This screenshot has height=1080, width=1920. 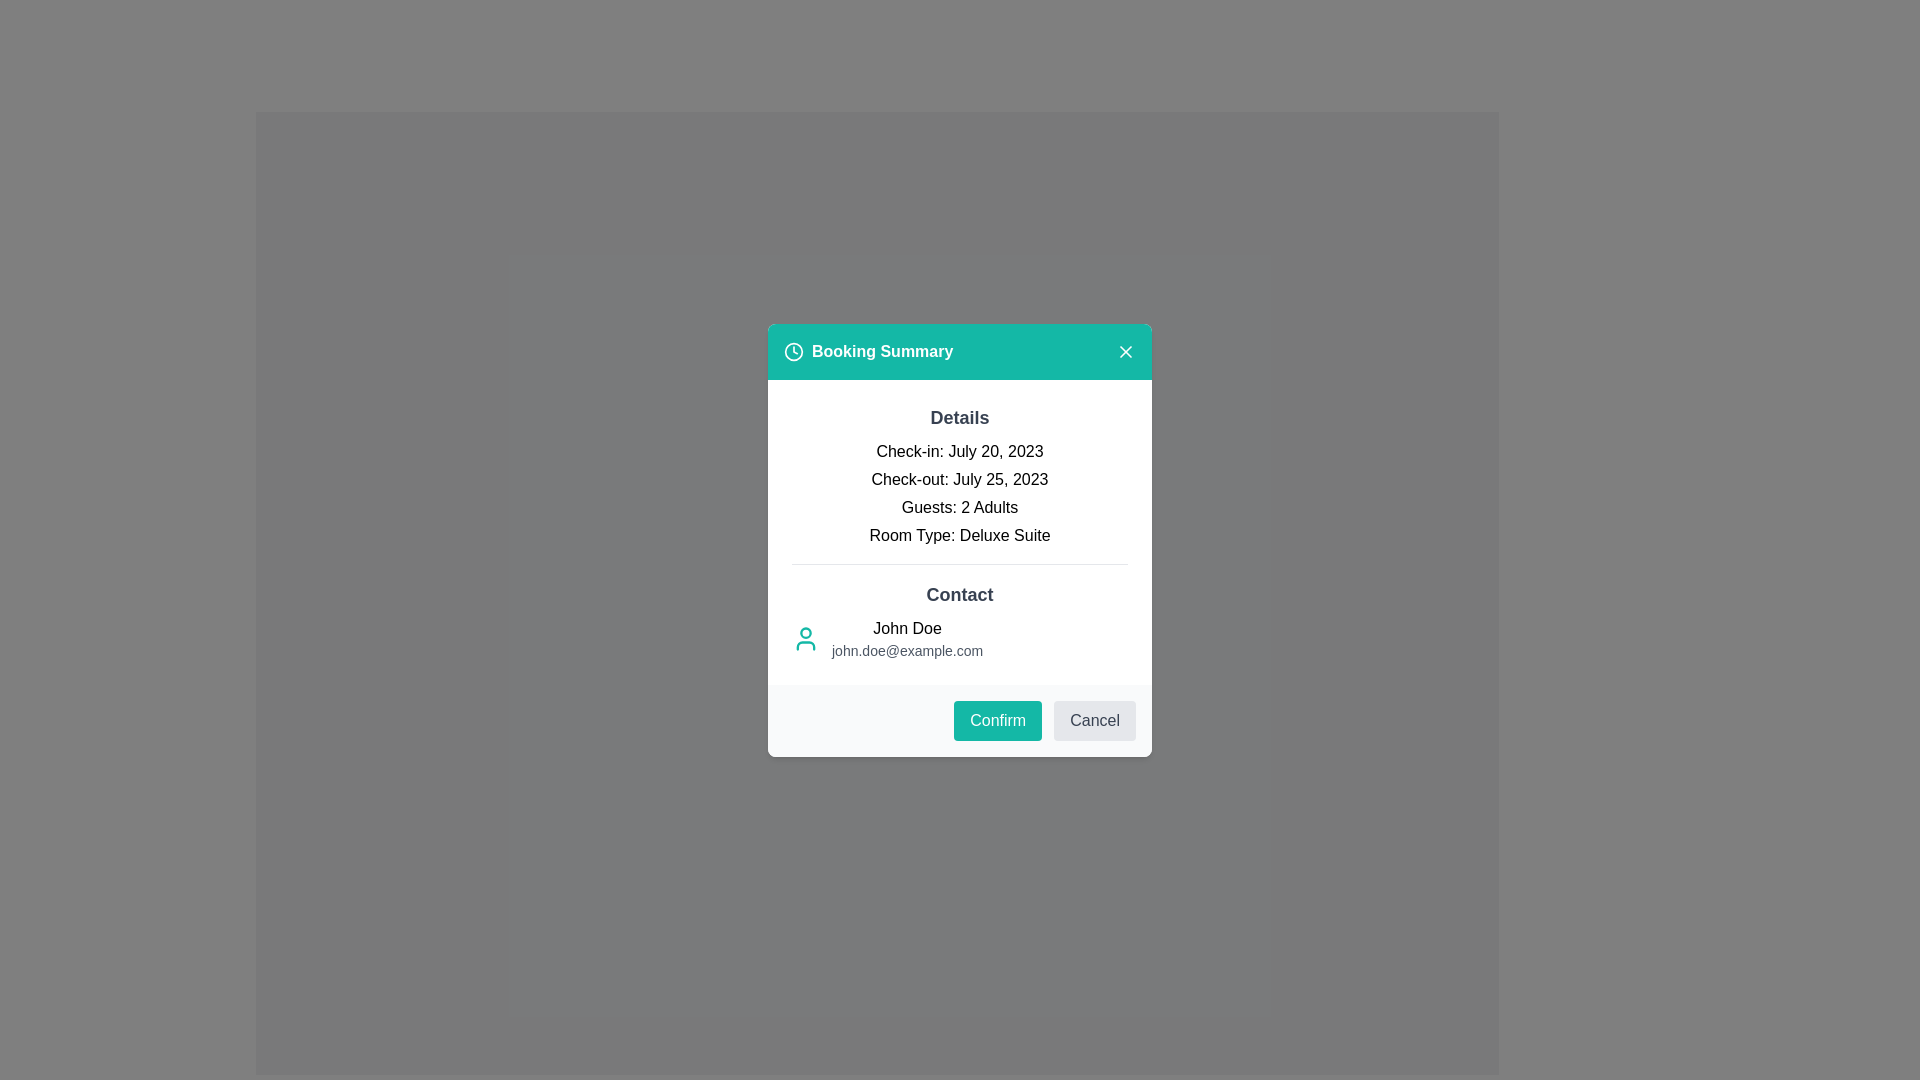 What do you see at coordinates (960, 474) in the screenshot?
I see `the static text display that shows booking details, located beneath the 'Booking Summary' header in the modal dialog` at bounding box center [960, 474].